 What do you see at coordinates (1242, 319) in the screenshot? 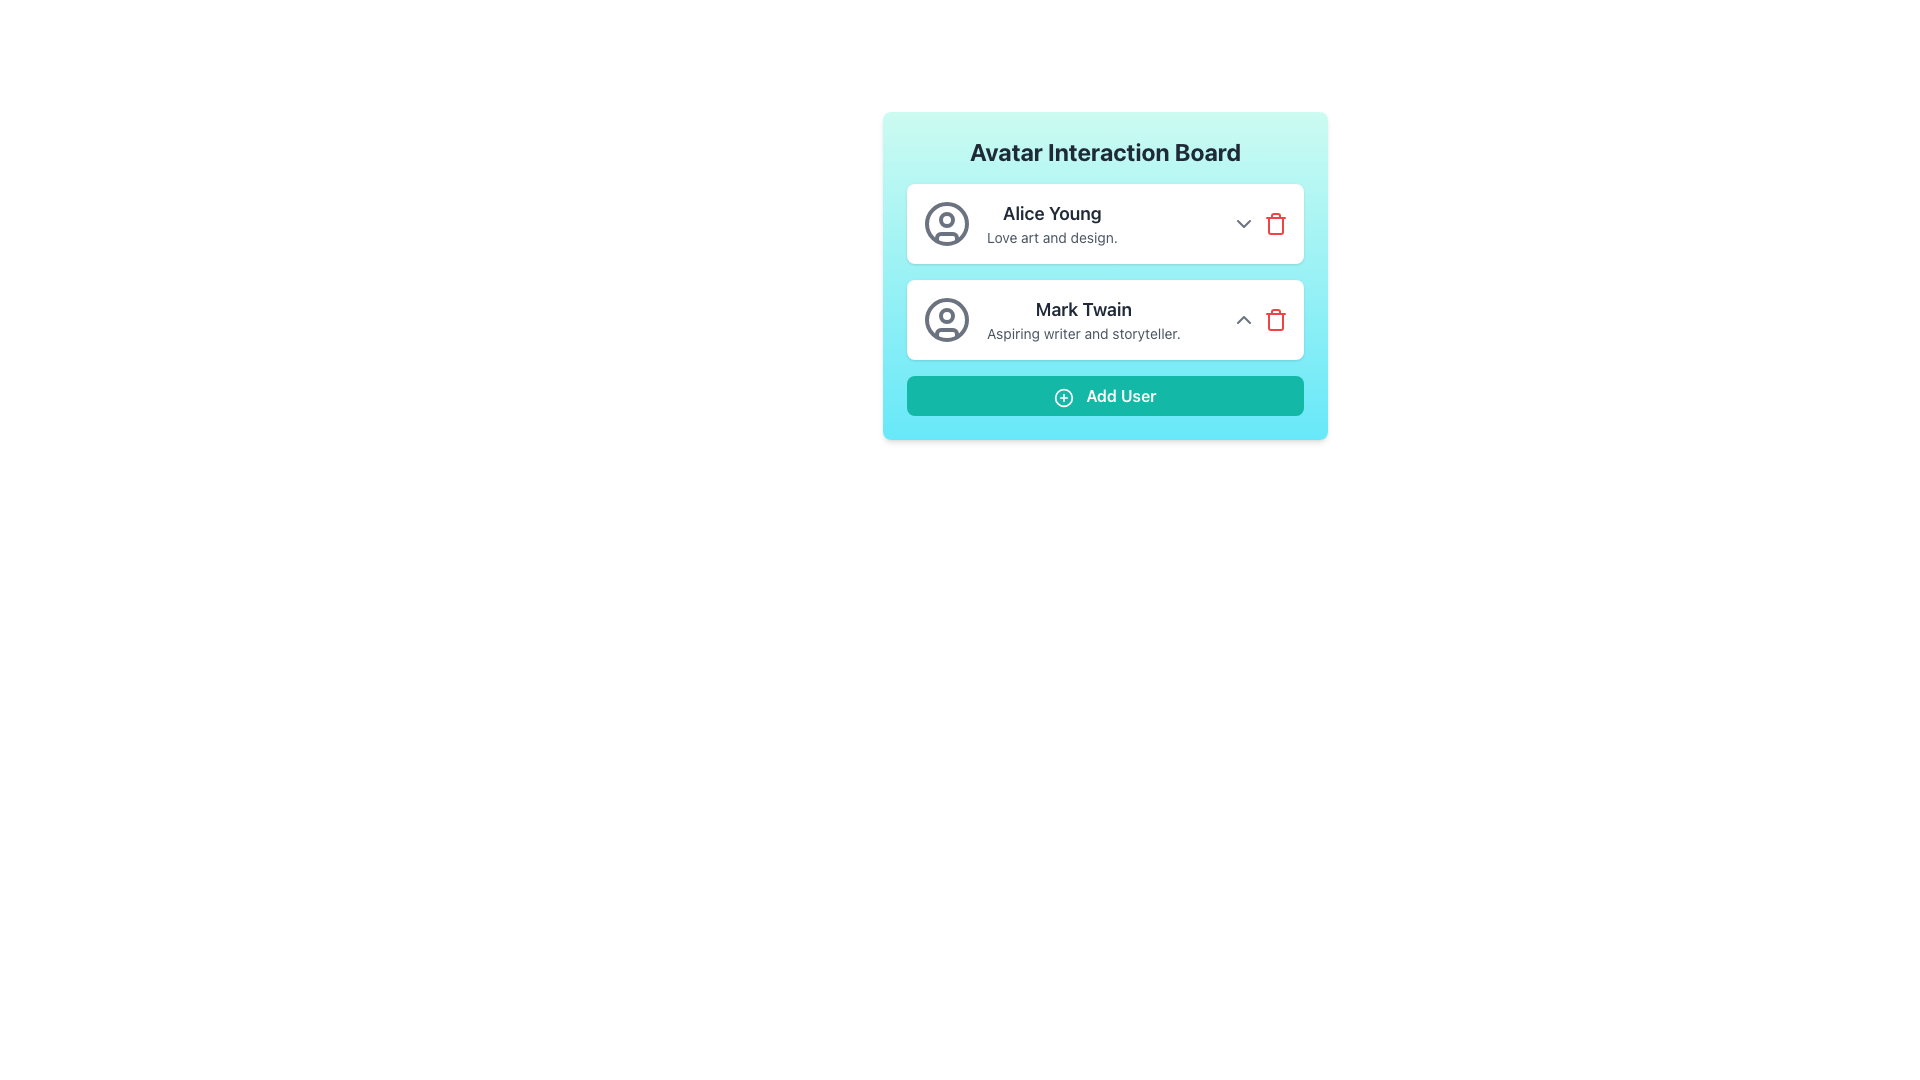
I see `the chevron icon button located in the top-right corner of the 'Mark Twain' user profile card` at bounding box center [1242, 319].